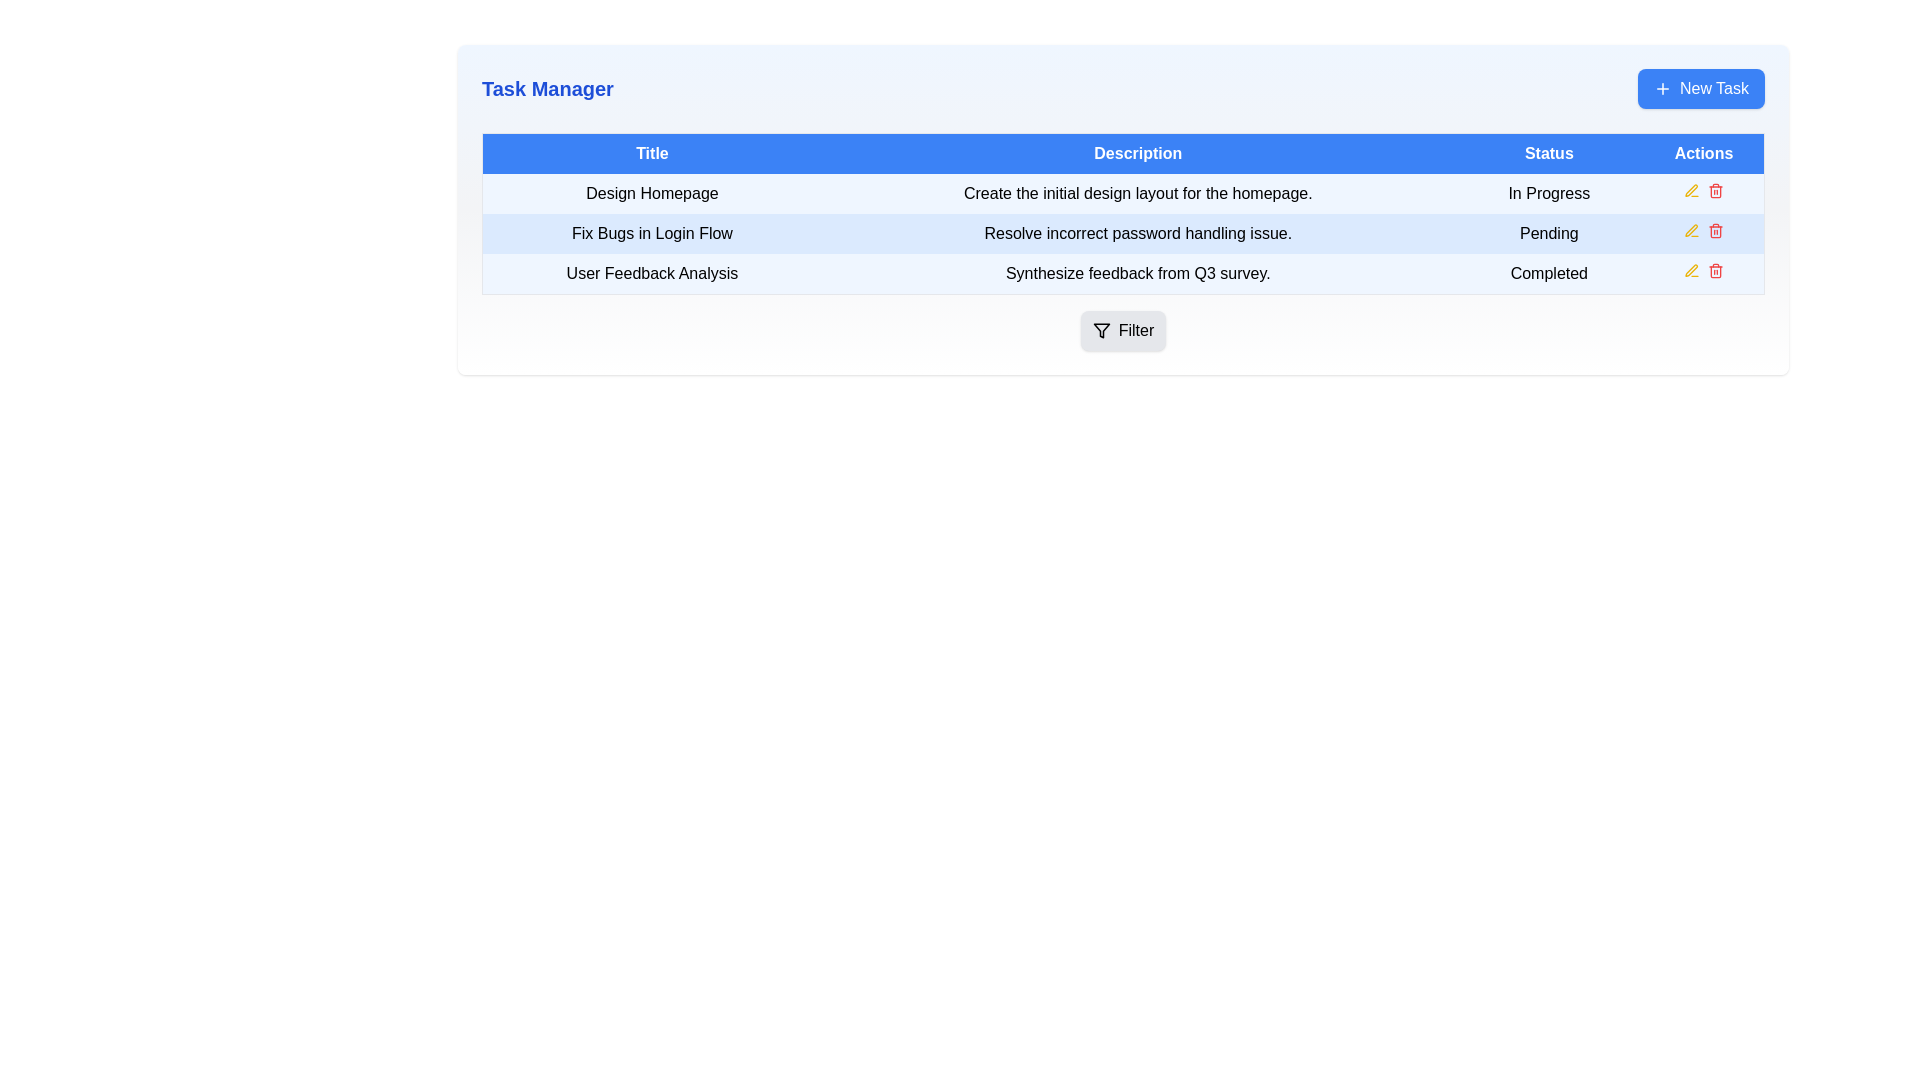 Image resolution: width=1920 pixels, height=1080 pixels. I want to click on text from the Text Label that describes the task related to synthesizing feedback from a survey conducted in Q3, located in the third row of the table in the 'Description' column, so click(1138, 274).